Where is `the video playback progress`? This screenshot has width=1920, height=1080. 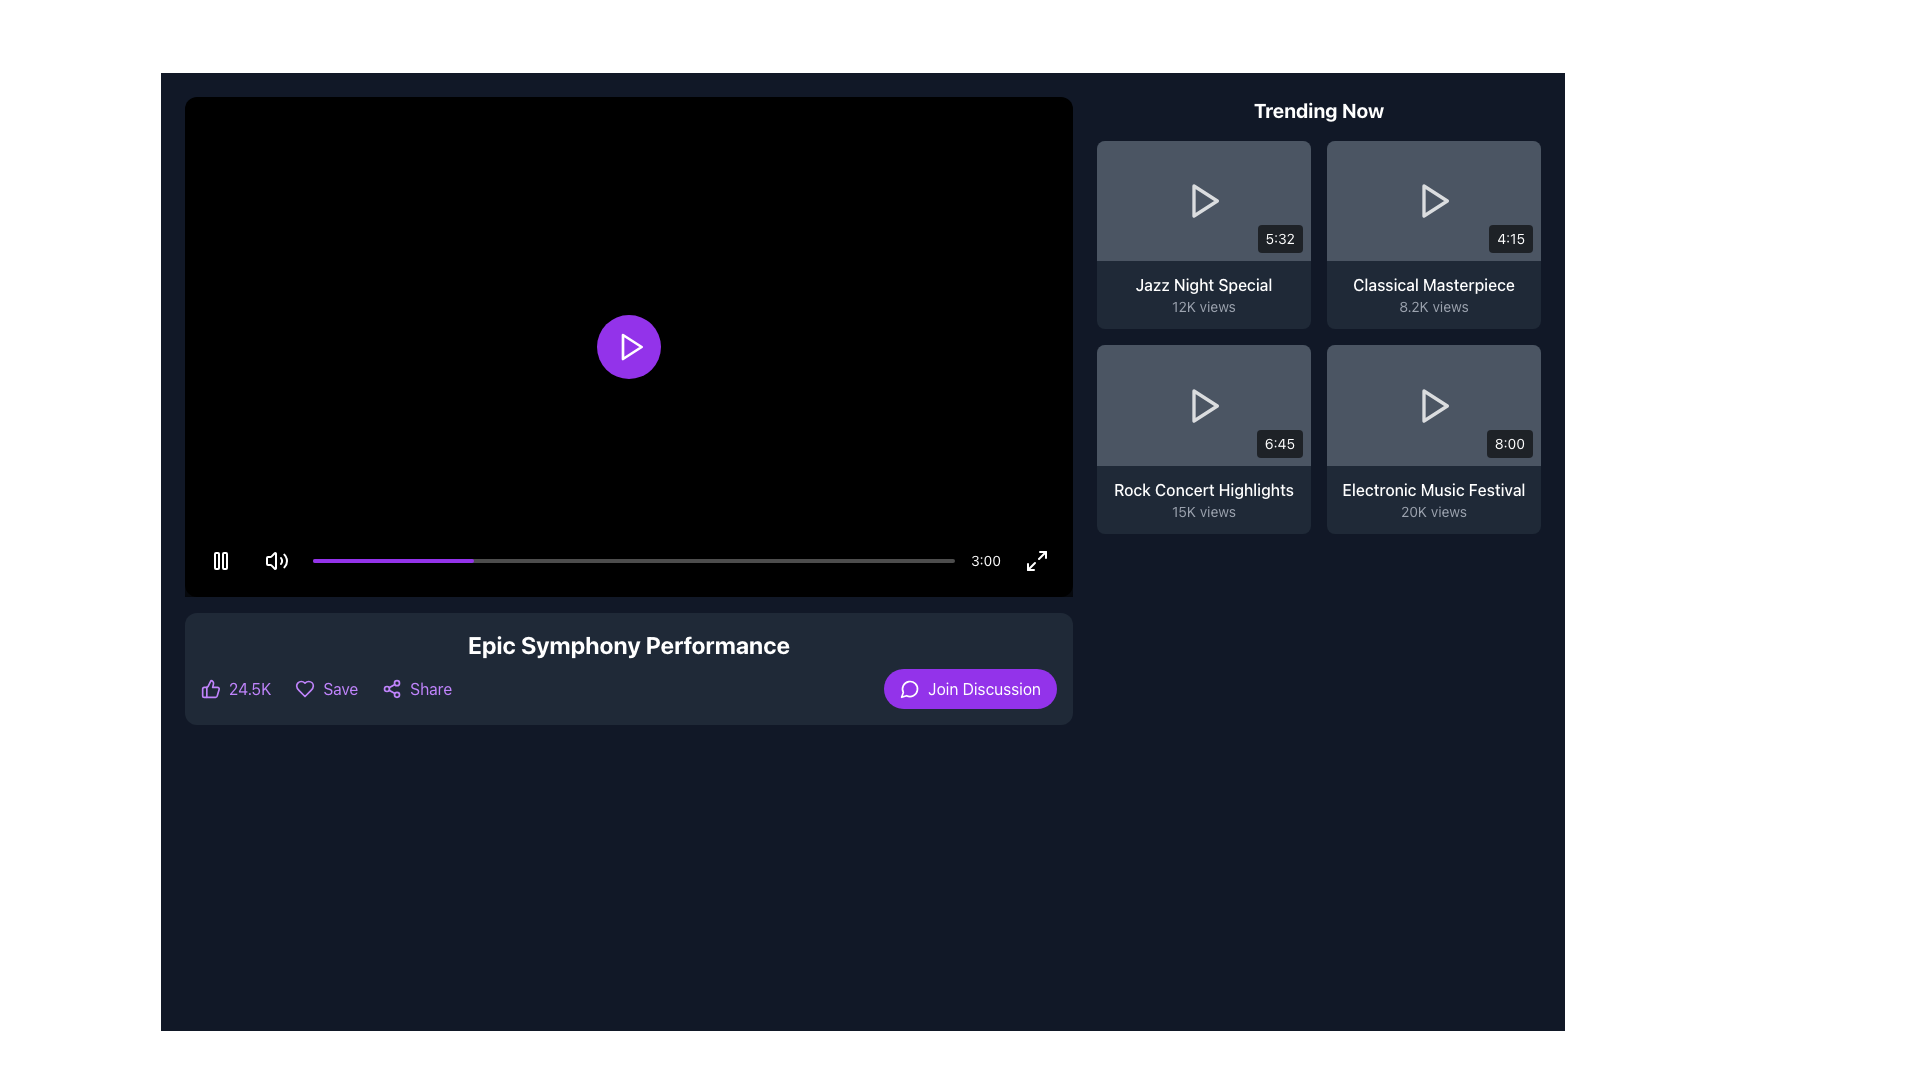 the video playback progress is located at coordinates (486, 560).